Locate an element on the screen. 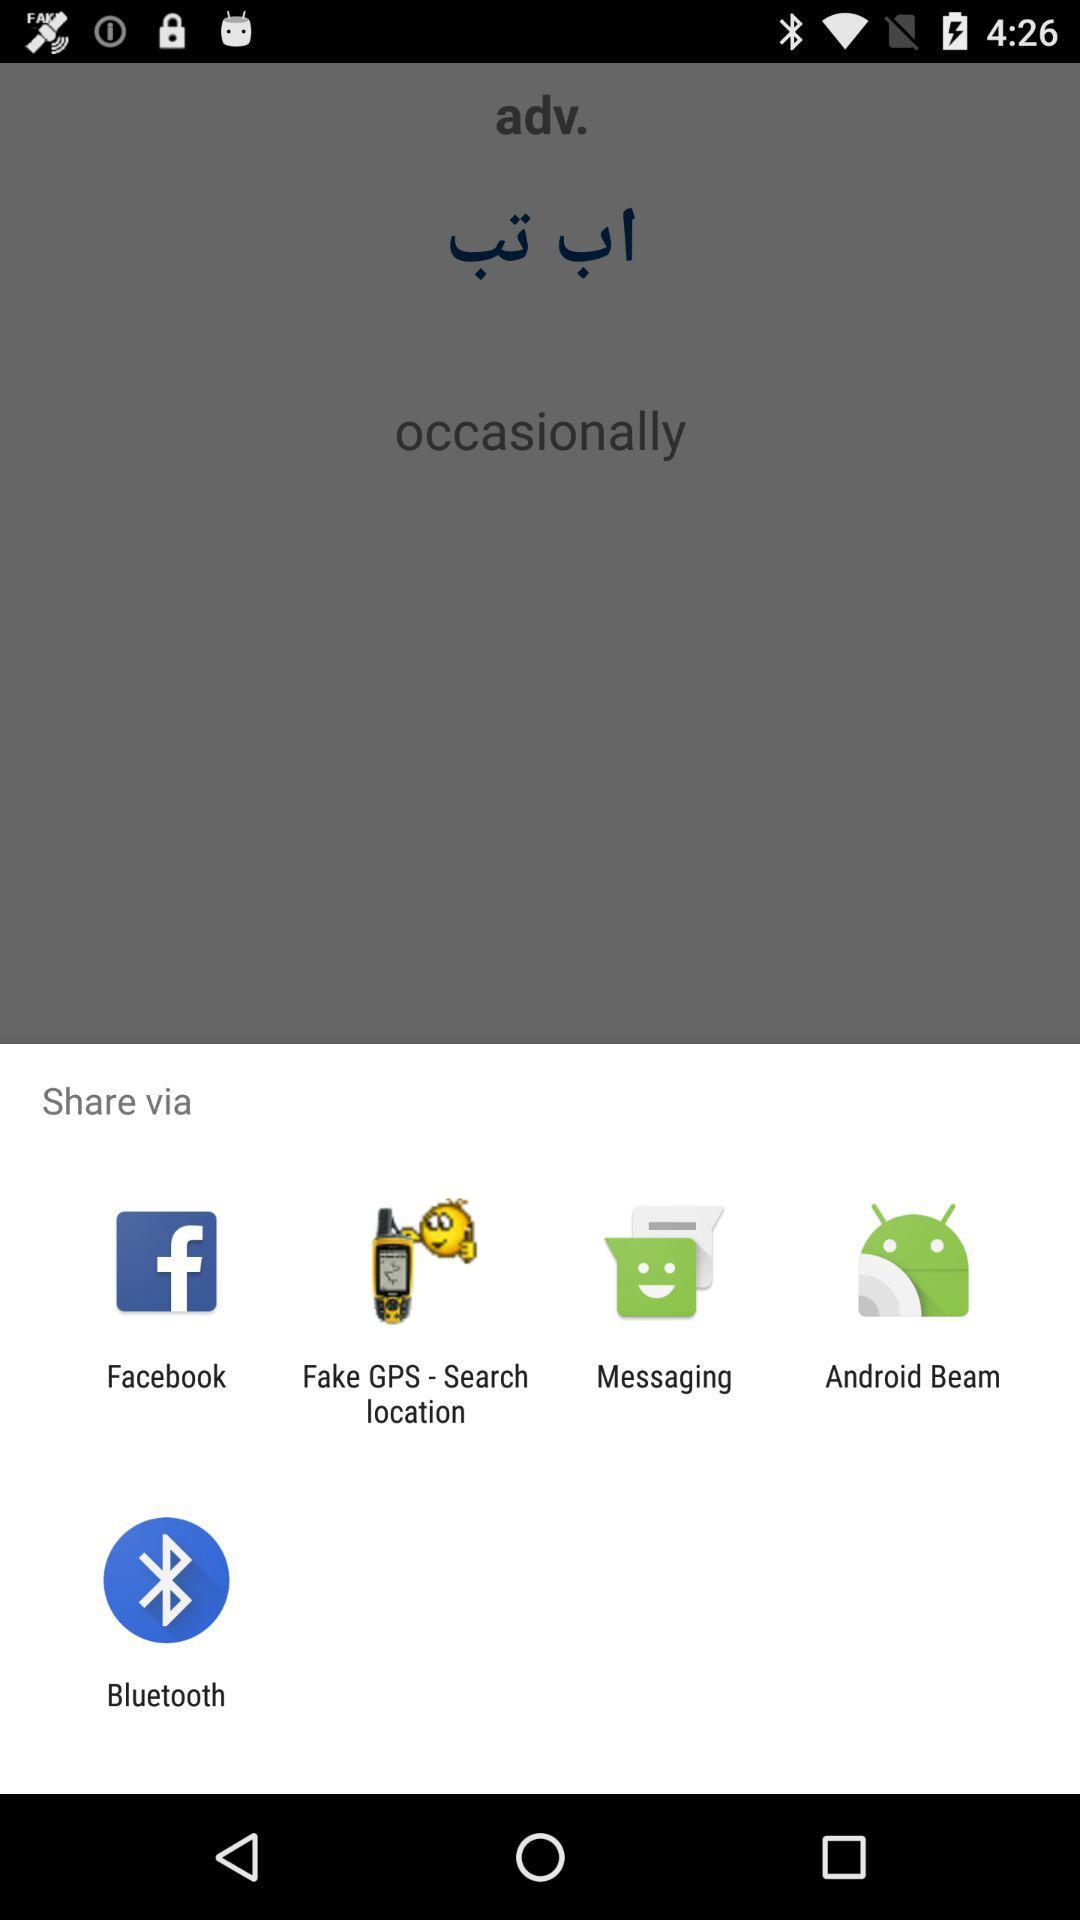  icon to the left of the fake gps search is located at coordinates (165, 1392).